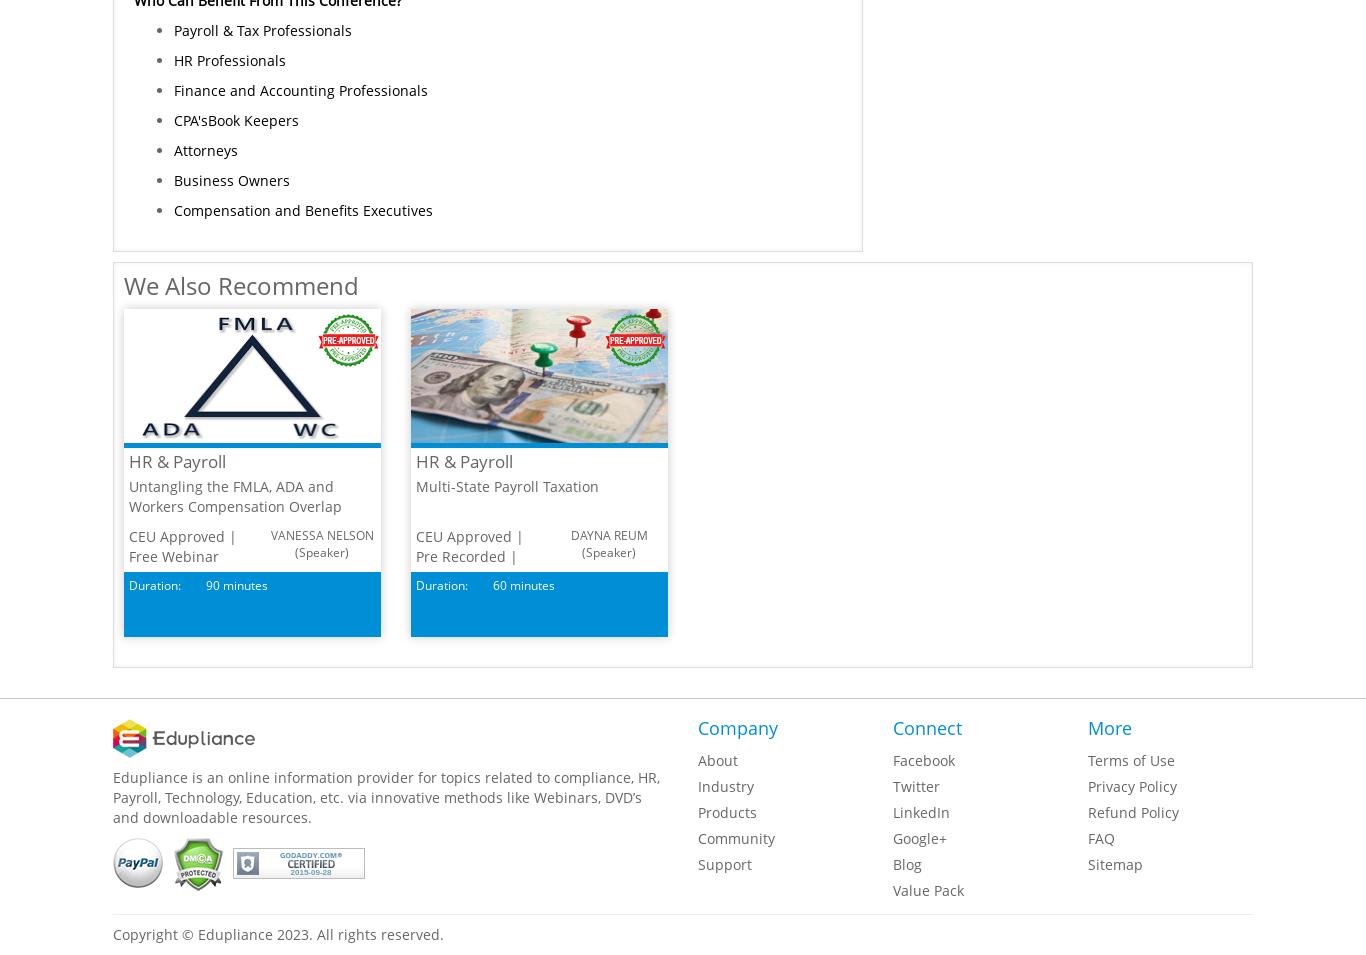  What do you see at coordinates (1087, 785) in the screenshot?
I see `'Privacy Policy'` at bounding box center [1087, 785].